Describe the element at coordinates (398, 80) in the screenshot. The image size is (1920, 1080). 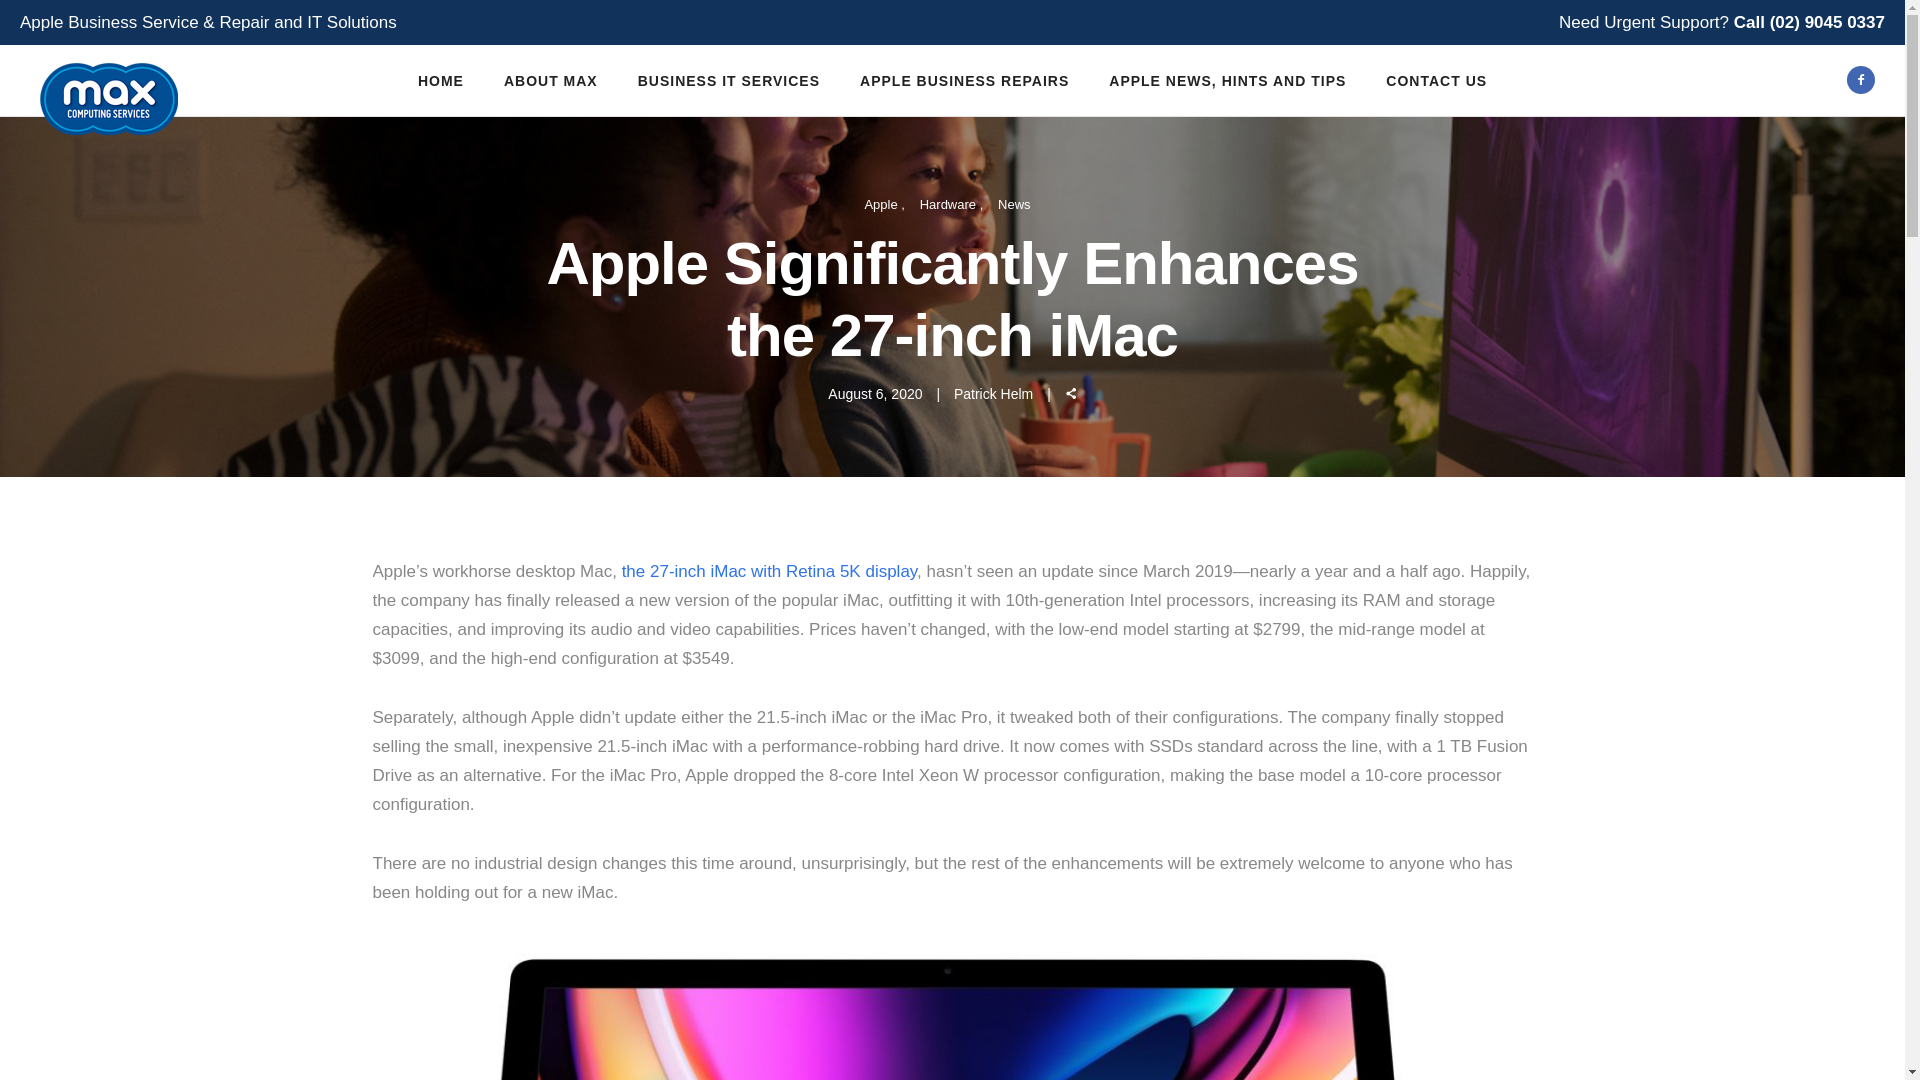
I see `'HOME'` at that location.